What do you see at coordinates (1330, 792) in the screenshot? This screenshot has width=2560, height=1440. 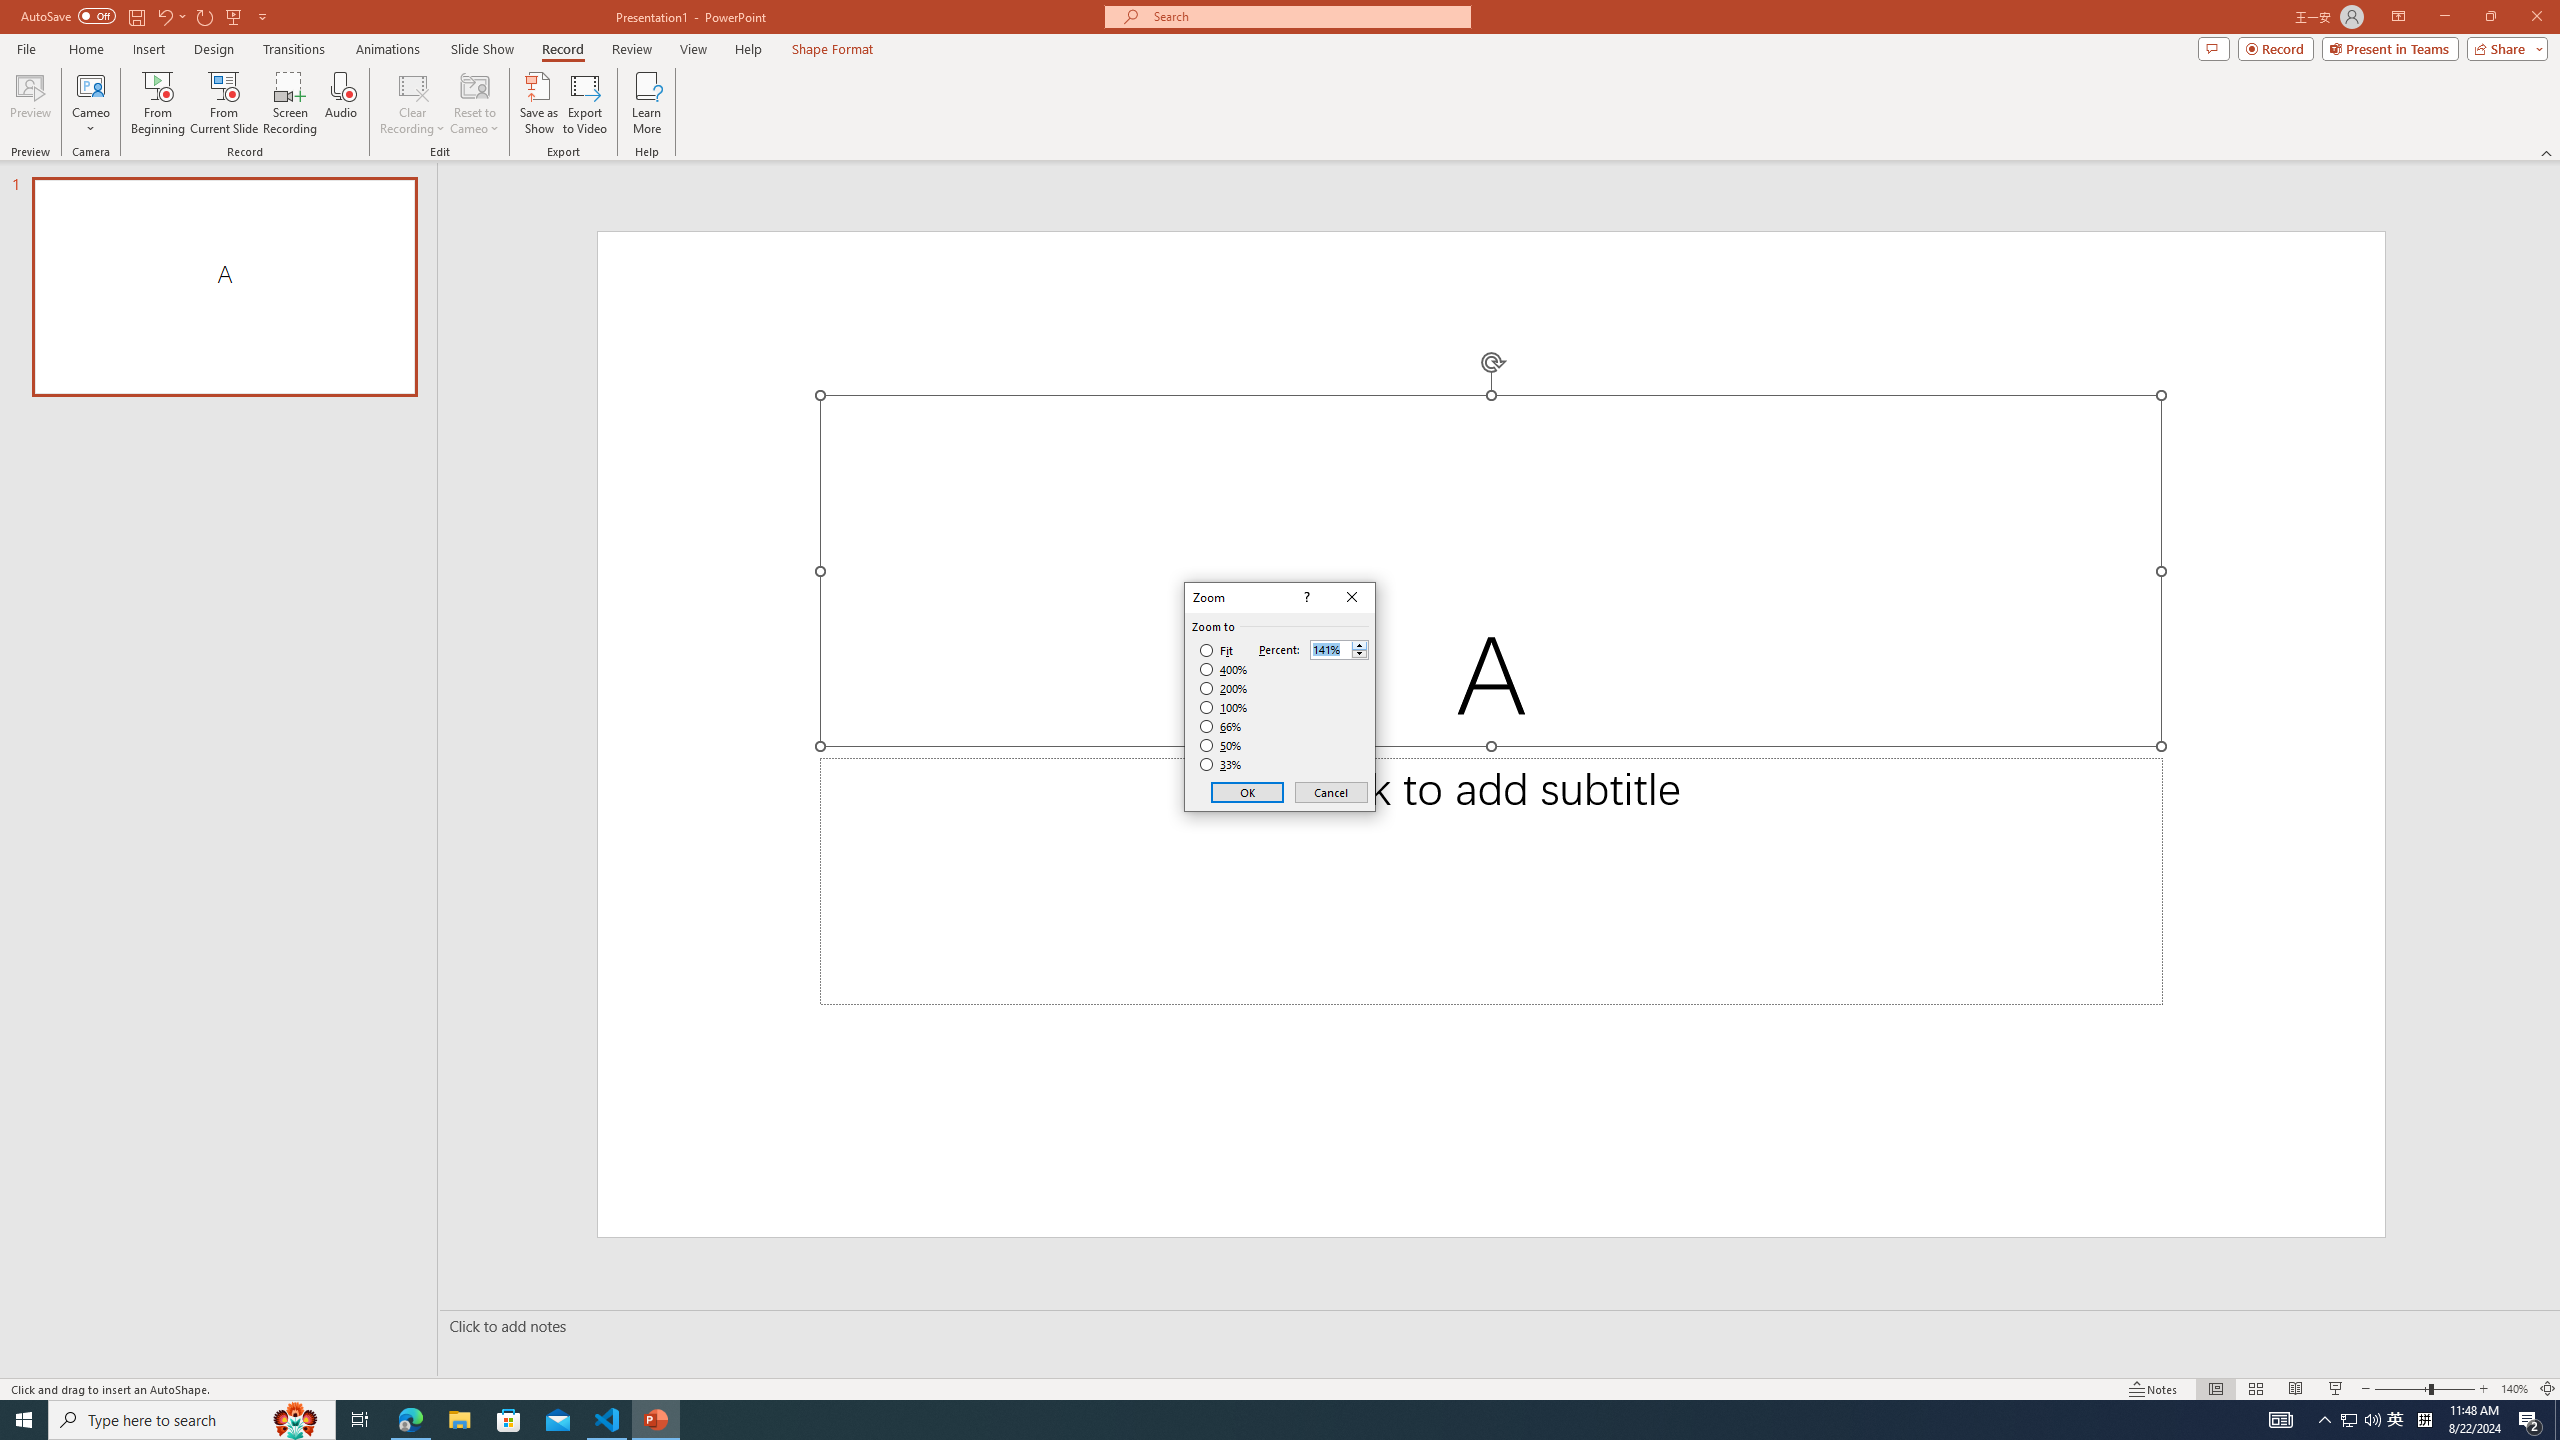 I see `'Cancel'` at bounding box center [1330, 792].